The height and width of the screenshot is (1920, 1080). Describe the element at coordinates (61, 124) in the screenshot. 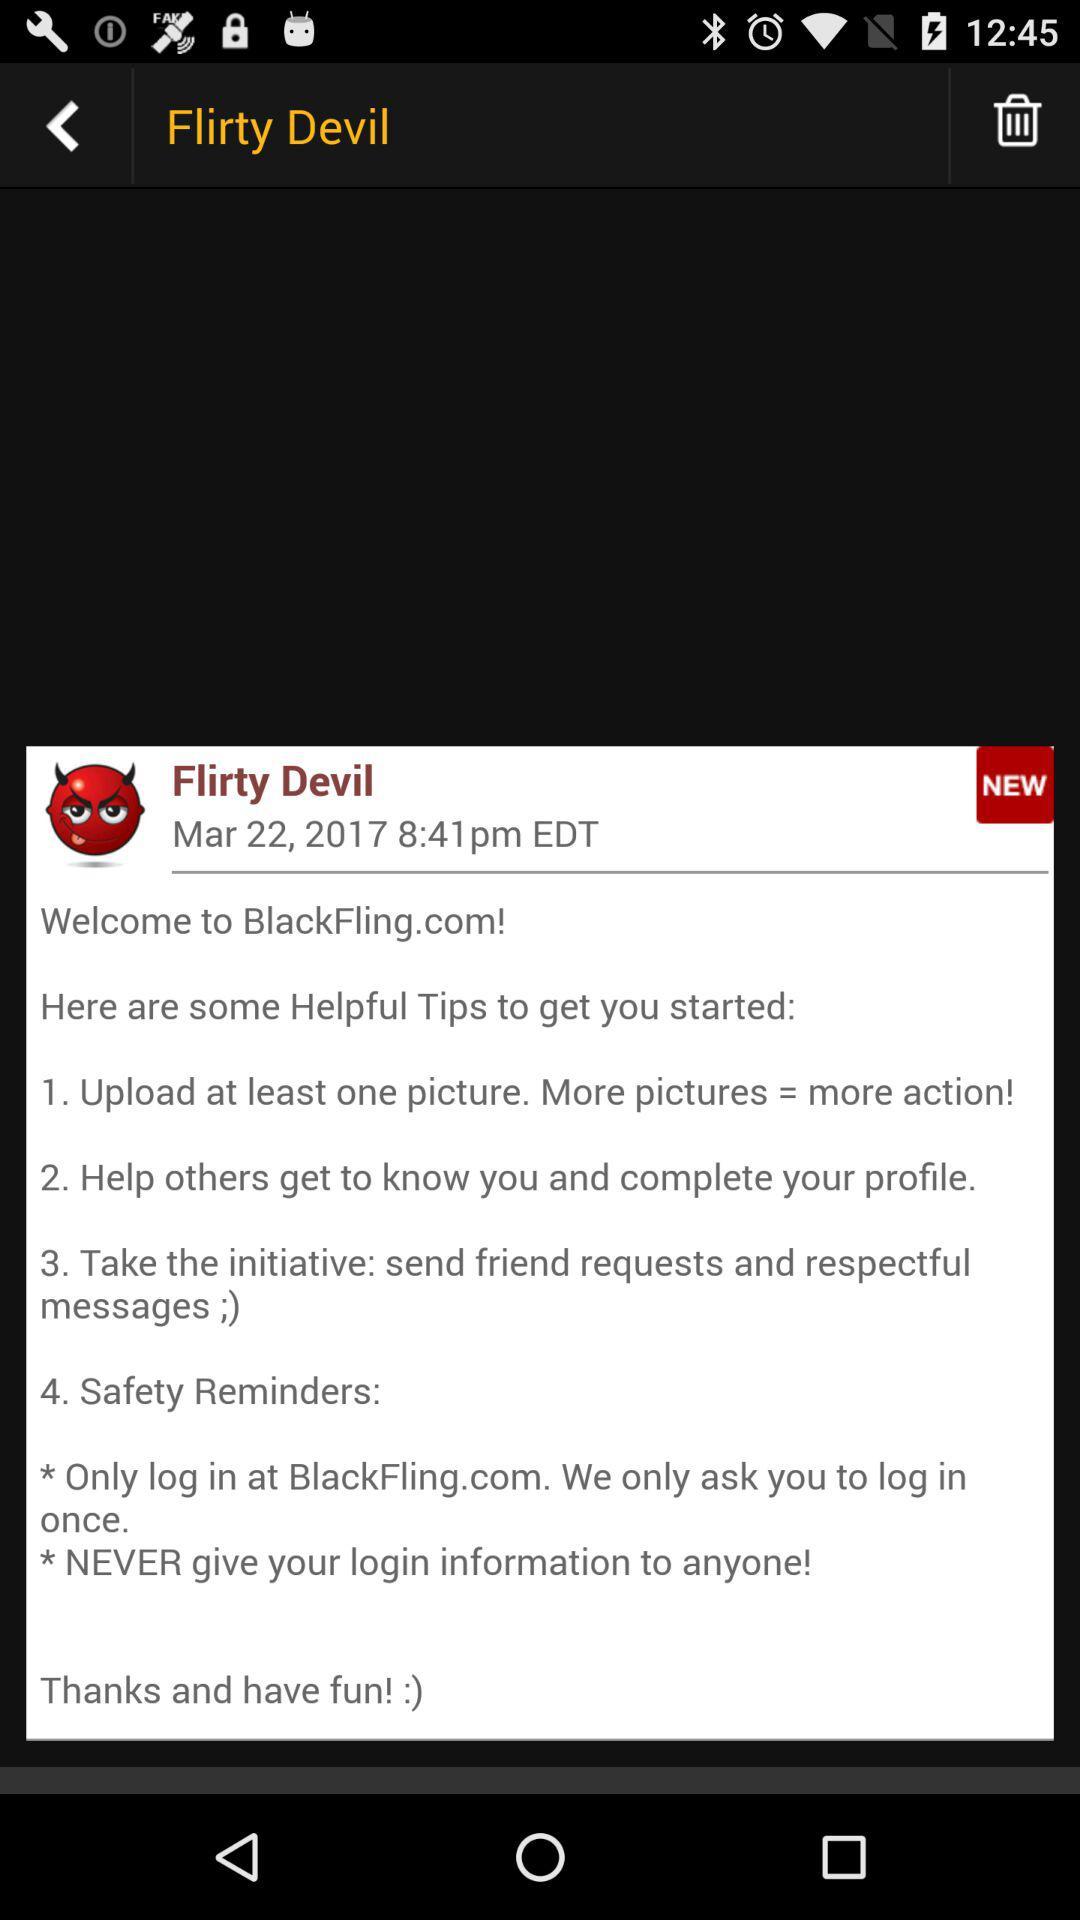

I see `flirty devil` at that location.